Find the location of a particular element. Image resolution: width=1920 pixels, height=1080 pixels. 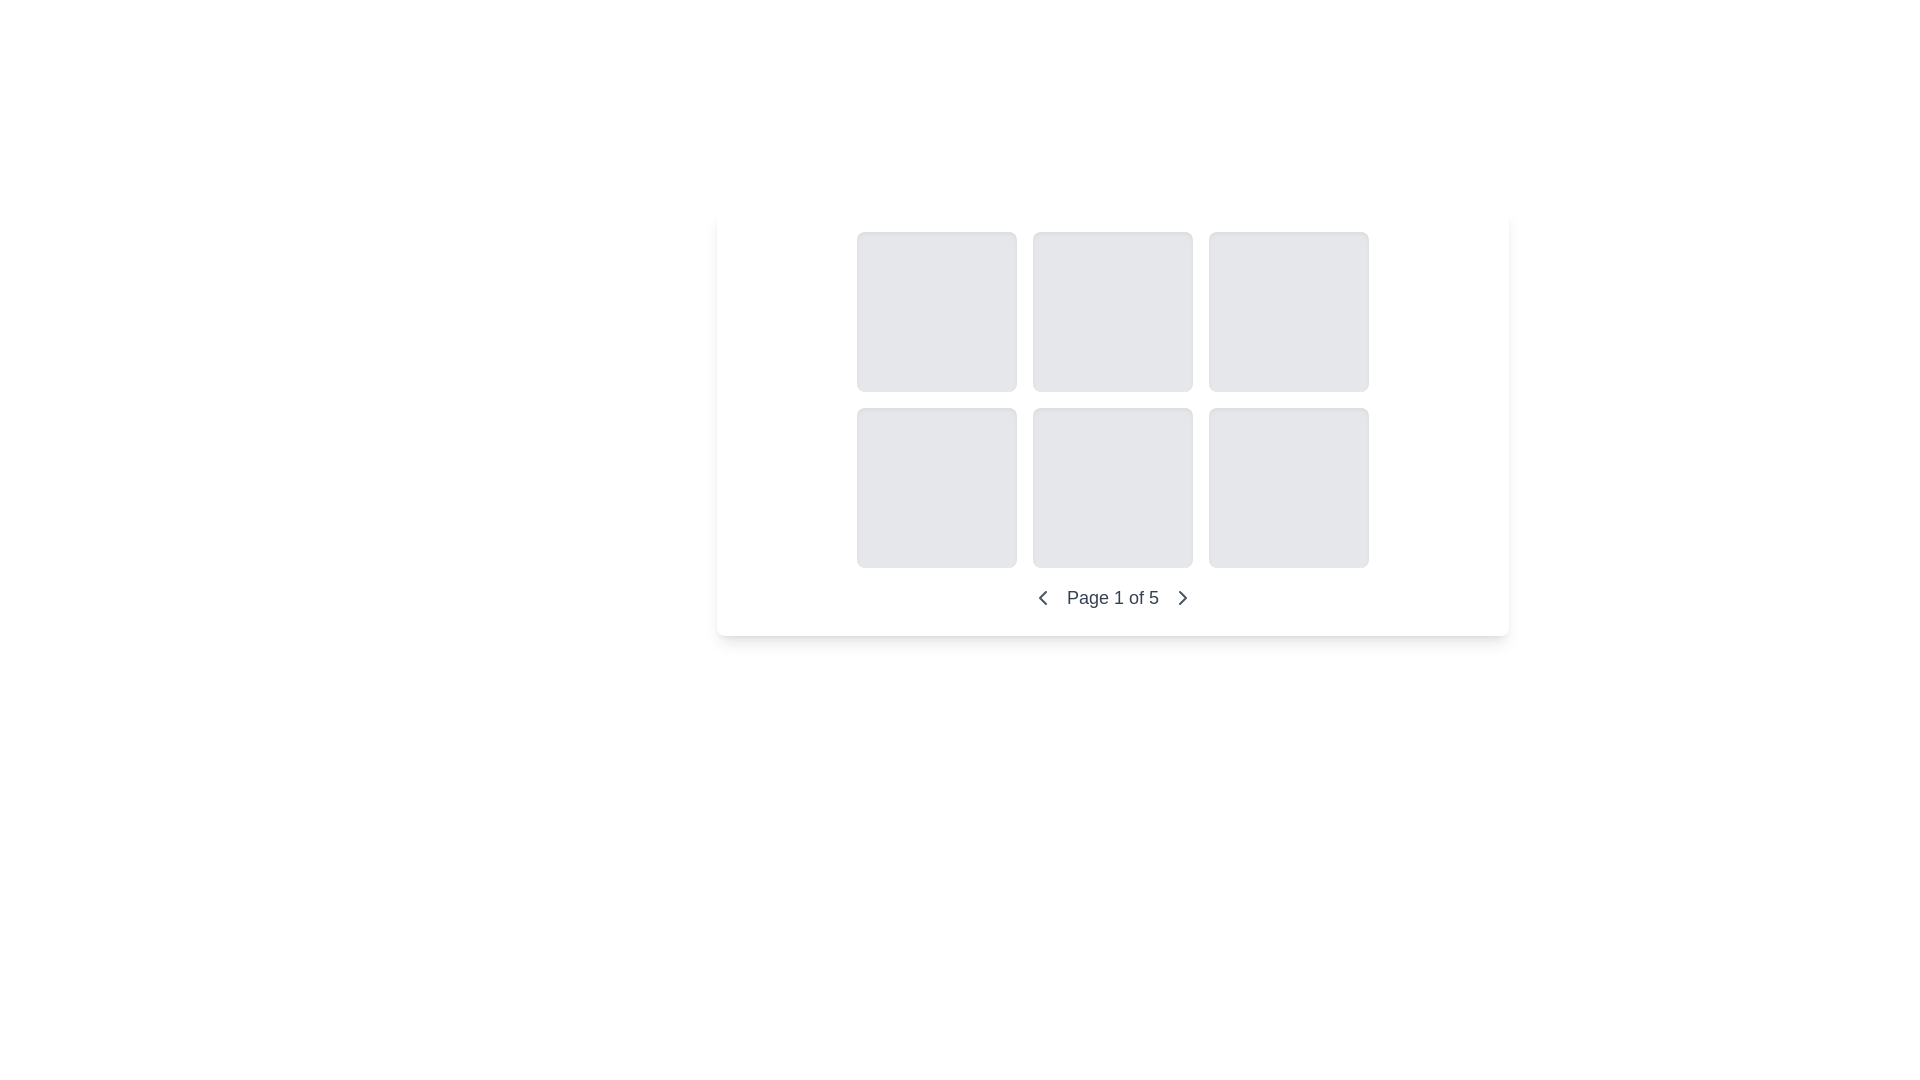

the text label displaying 'Page 1 of 5' in gray font, which is centrally placed within the navigation bar context is located at coordinates (1112, 596).